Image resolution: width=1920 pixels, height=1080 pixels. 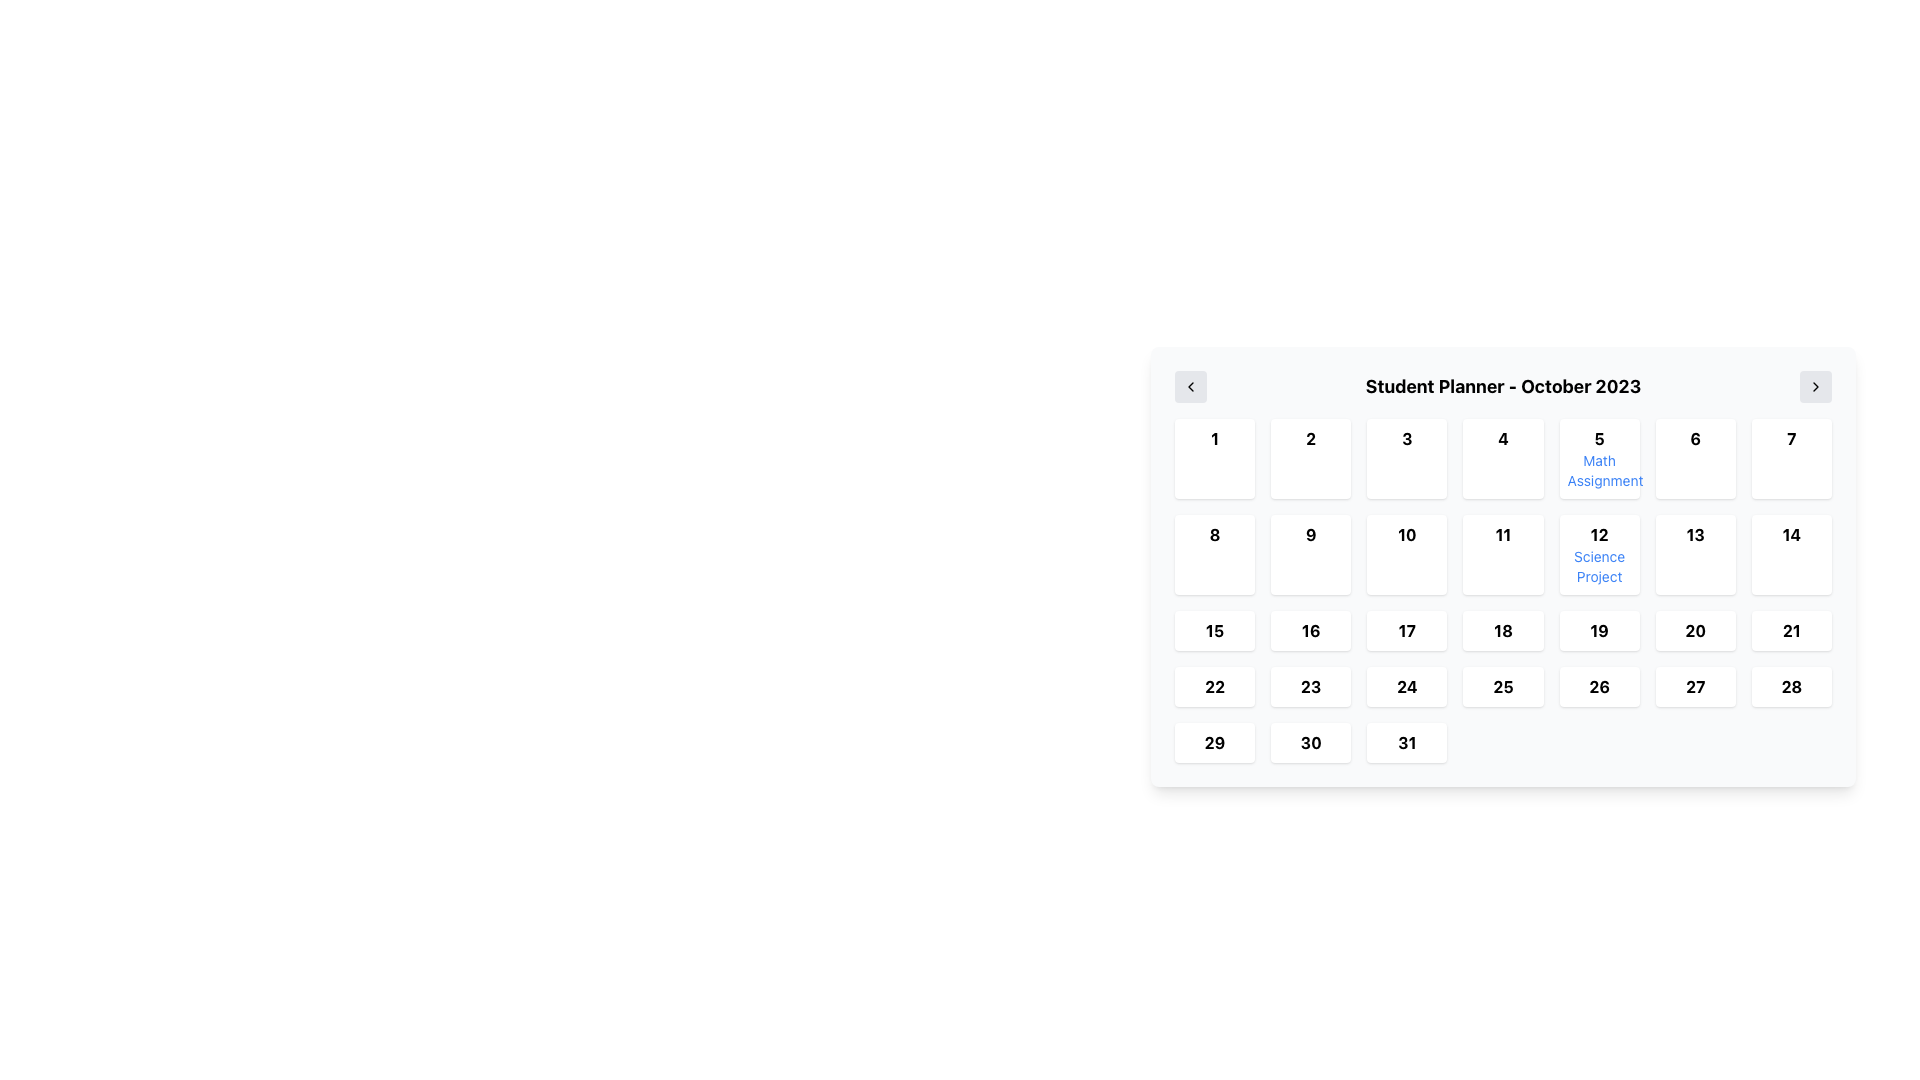 I want to click on the central title bar of the calendar display that shows the bold text 'Student Planner - October 2023', so click(x=1503, y=386).